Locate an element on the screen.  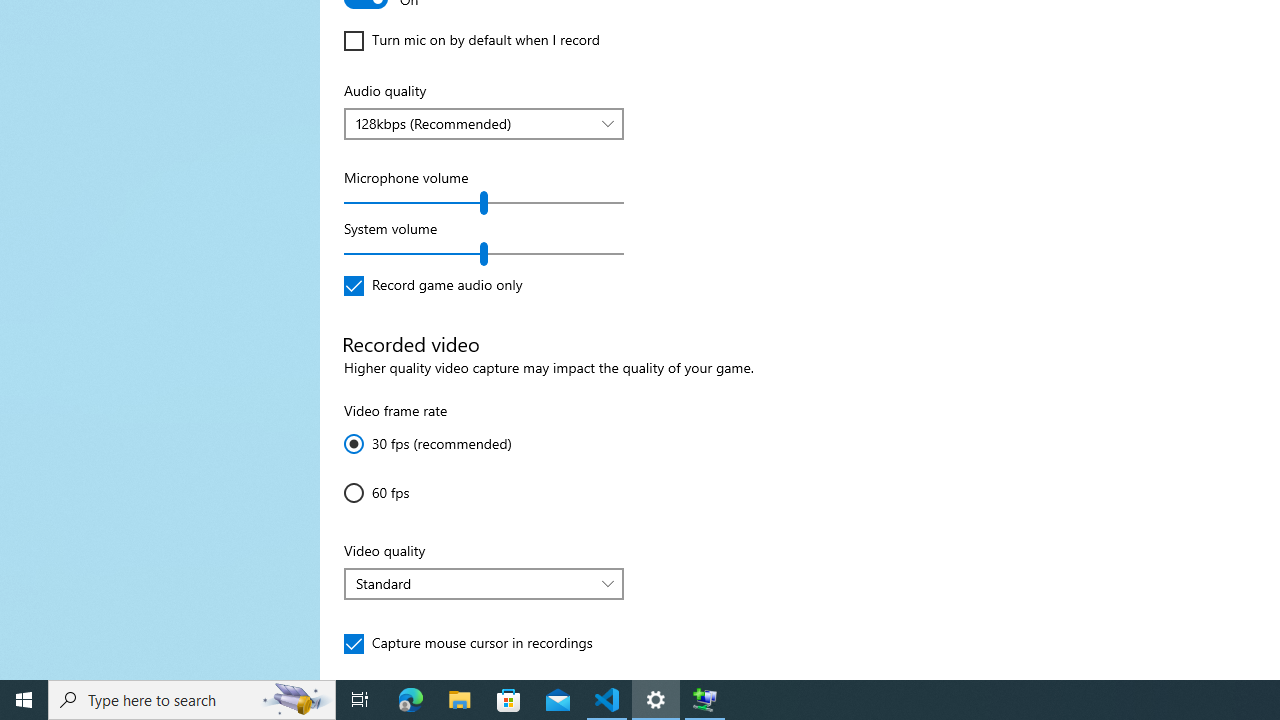
'System volume' is located at coordinates (484, 253).